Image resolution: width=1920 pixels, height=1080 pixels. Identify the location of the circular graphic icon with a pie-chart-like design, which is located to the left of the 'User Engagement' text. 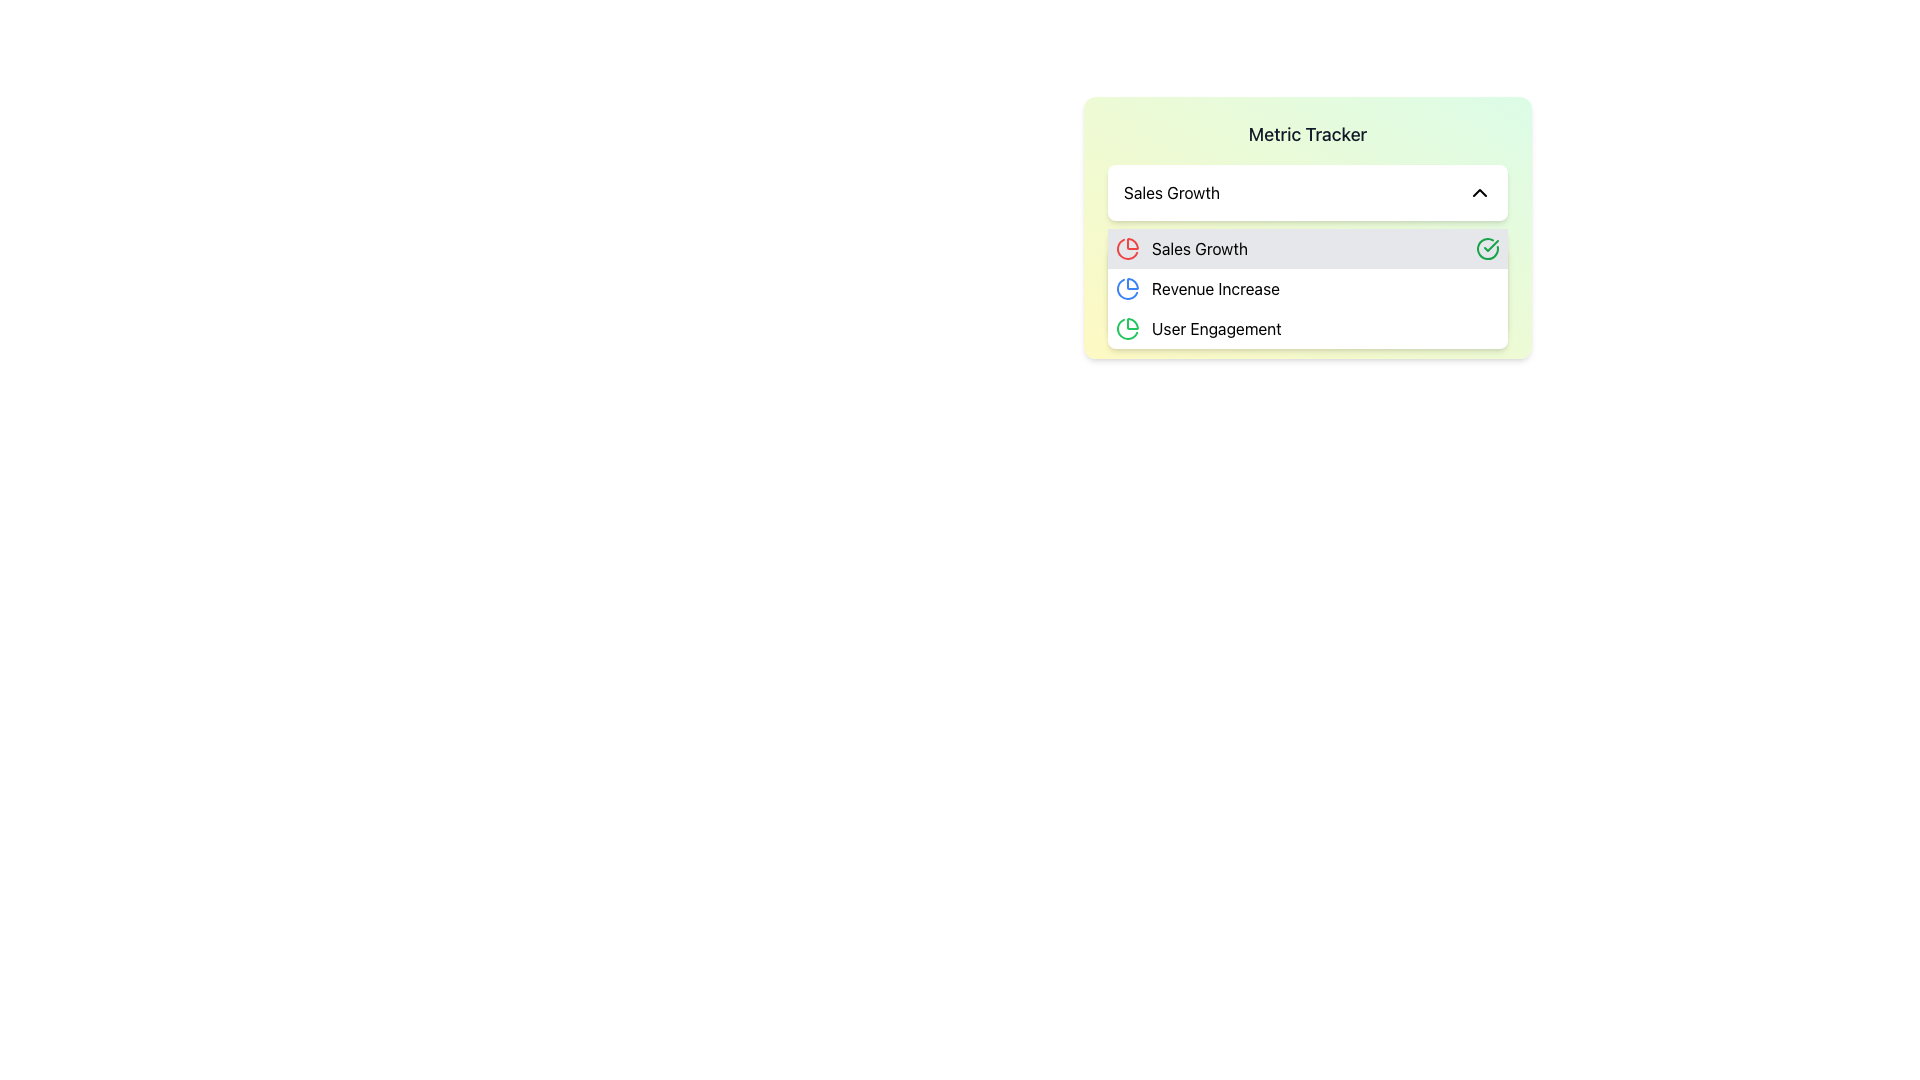
(1128, 327).